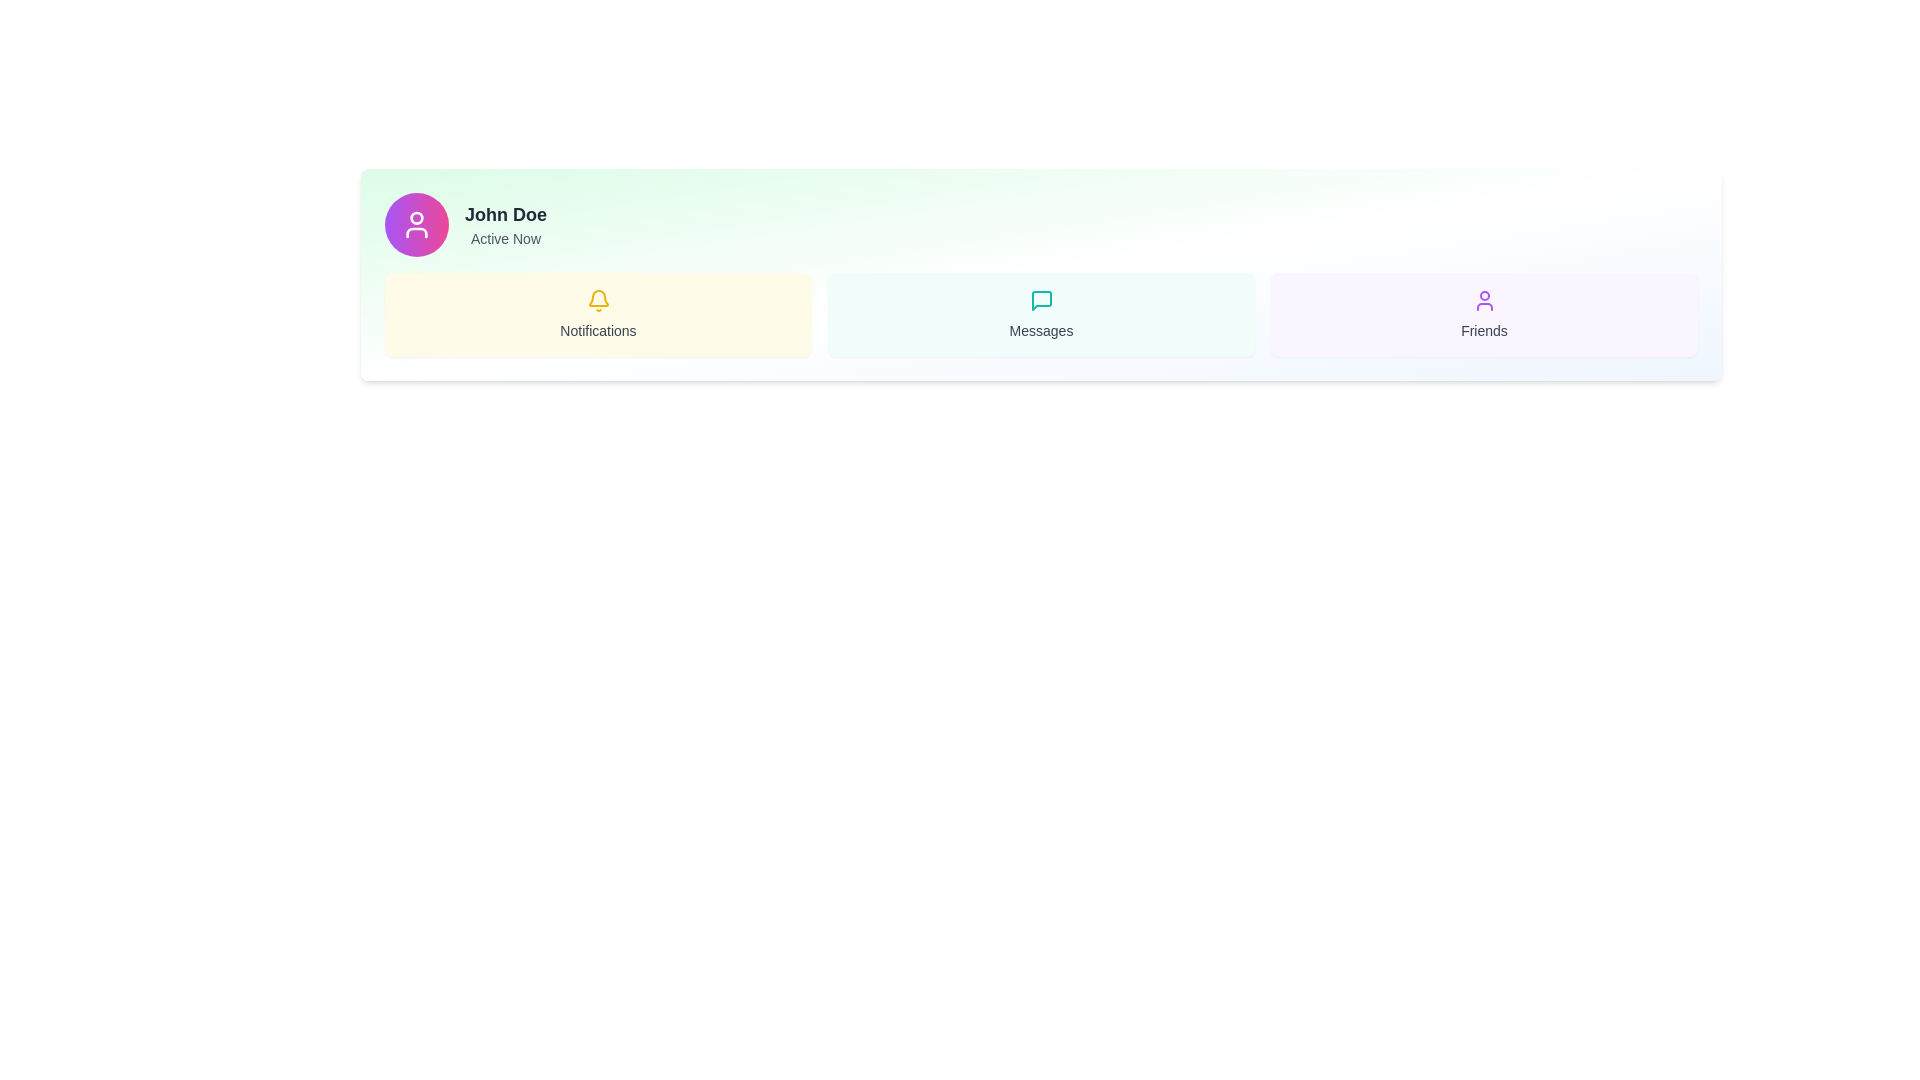 The height and width of the screenshot is (1080, 1920). I want to click on the 'Friends' icon, which is part of the section identified by a light purple background and labeled 'Friends', located in the rightmost card of a horizontally aligned group of sections, so click(1484, 300).